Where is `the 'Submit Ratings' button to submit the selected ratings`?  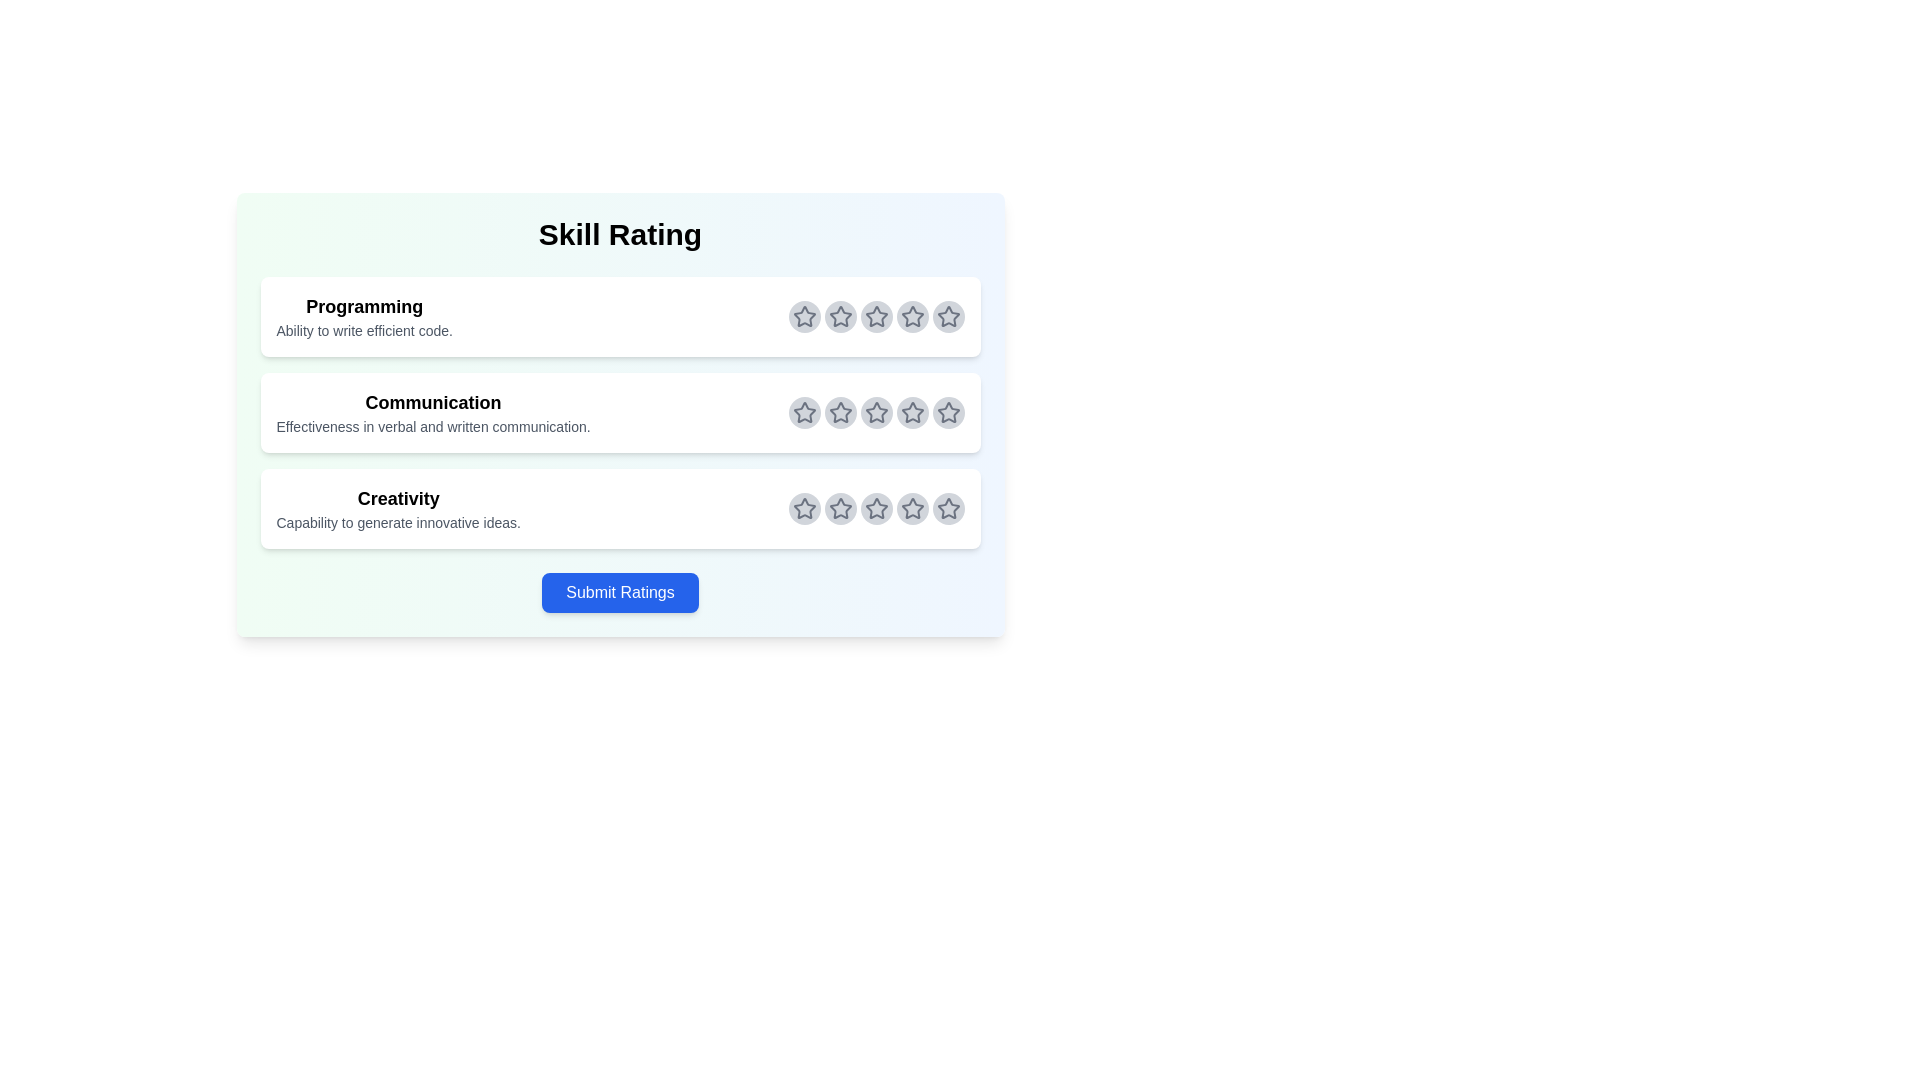
the 'Submit Ratings' button to submit the selected ratings is located at coordinates (619, 592).